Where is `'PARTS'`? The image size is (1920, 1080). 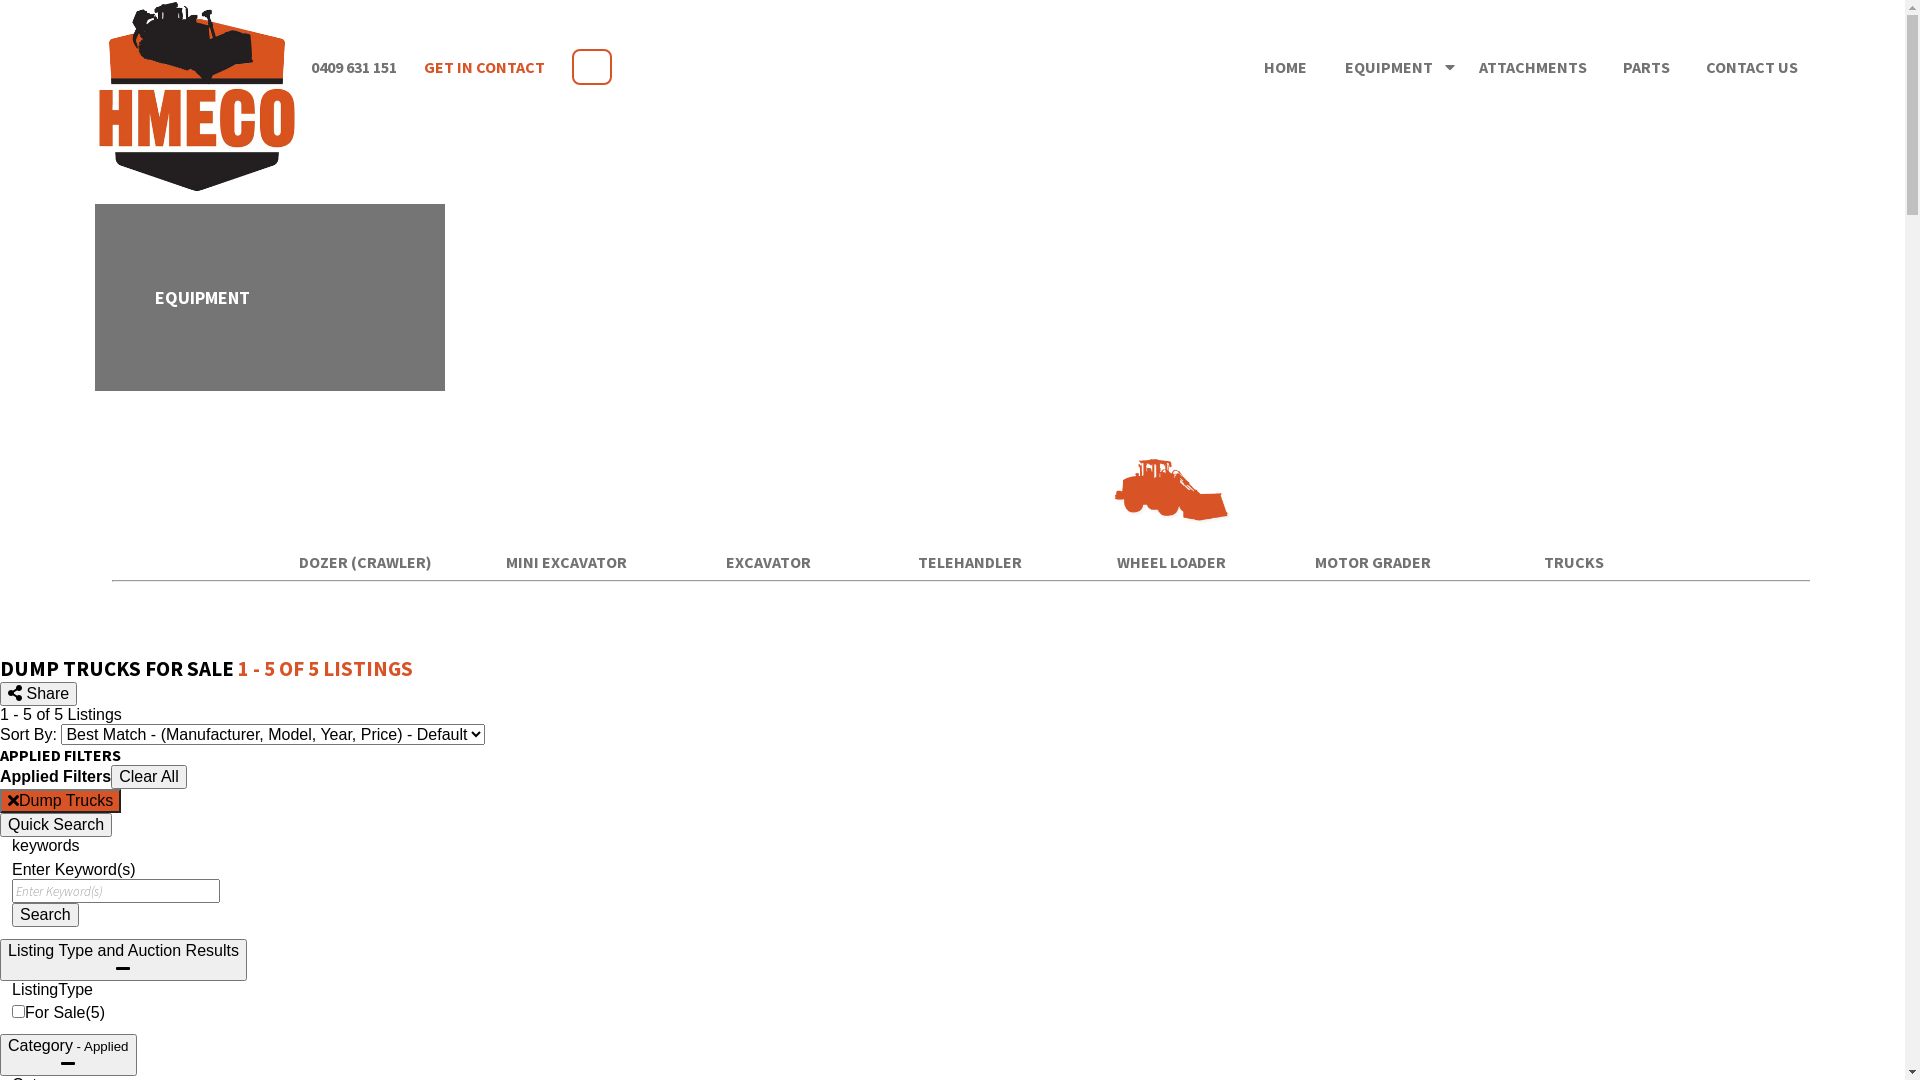 'PARTS' is located at coordinates (1622, 65).